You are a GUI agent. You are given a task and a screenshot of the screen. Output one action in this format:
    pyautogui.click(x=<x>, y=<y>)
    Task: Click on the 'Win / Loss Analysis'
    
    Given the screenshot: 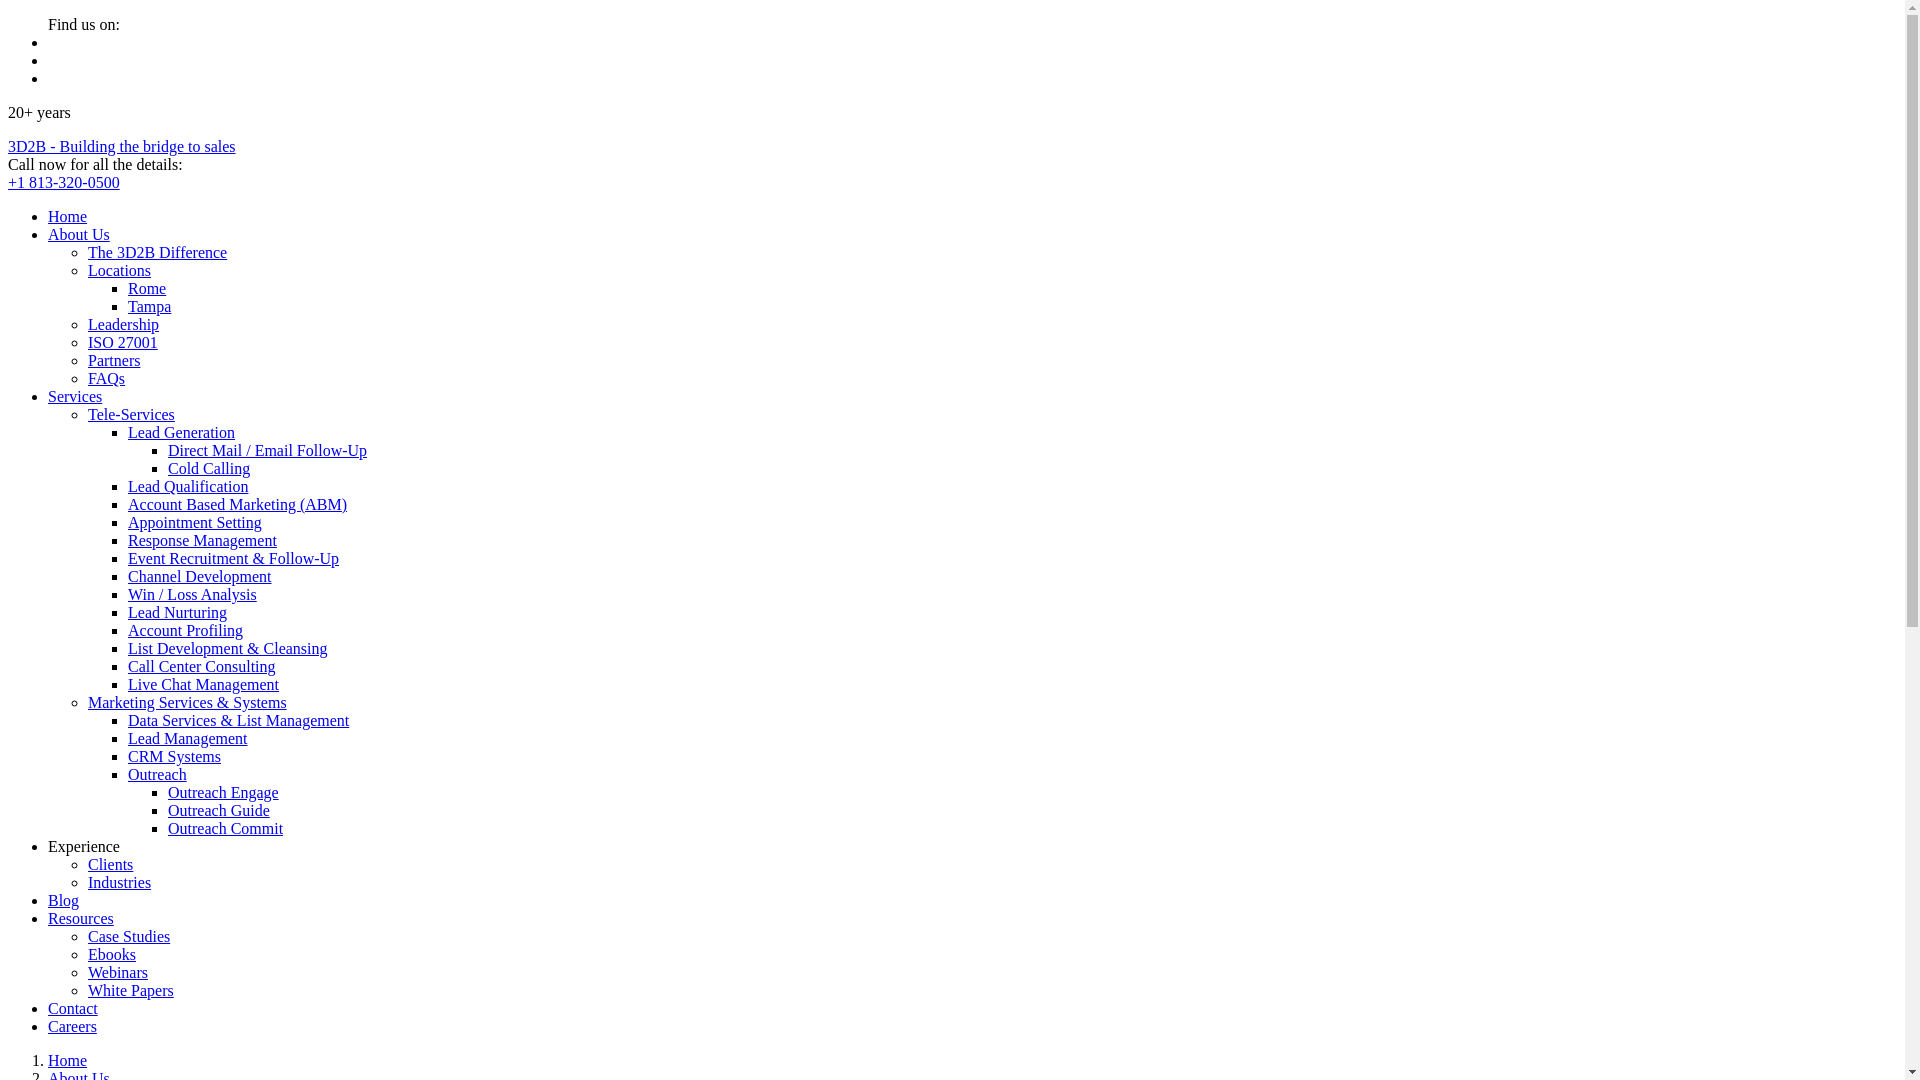 What is the action you would take?
    pyautogui.click(x=192, y=593)
    